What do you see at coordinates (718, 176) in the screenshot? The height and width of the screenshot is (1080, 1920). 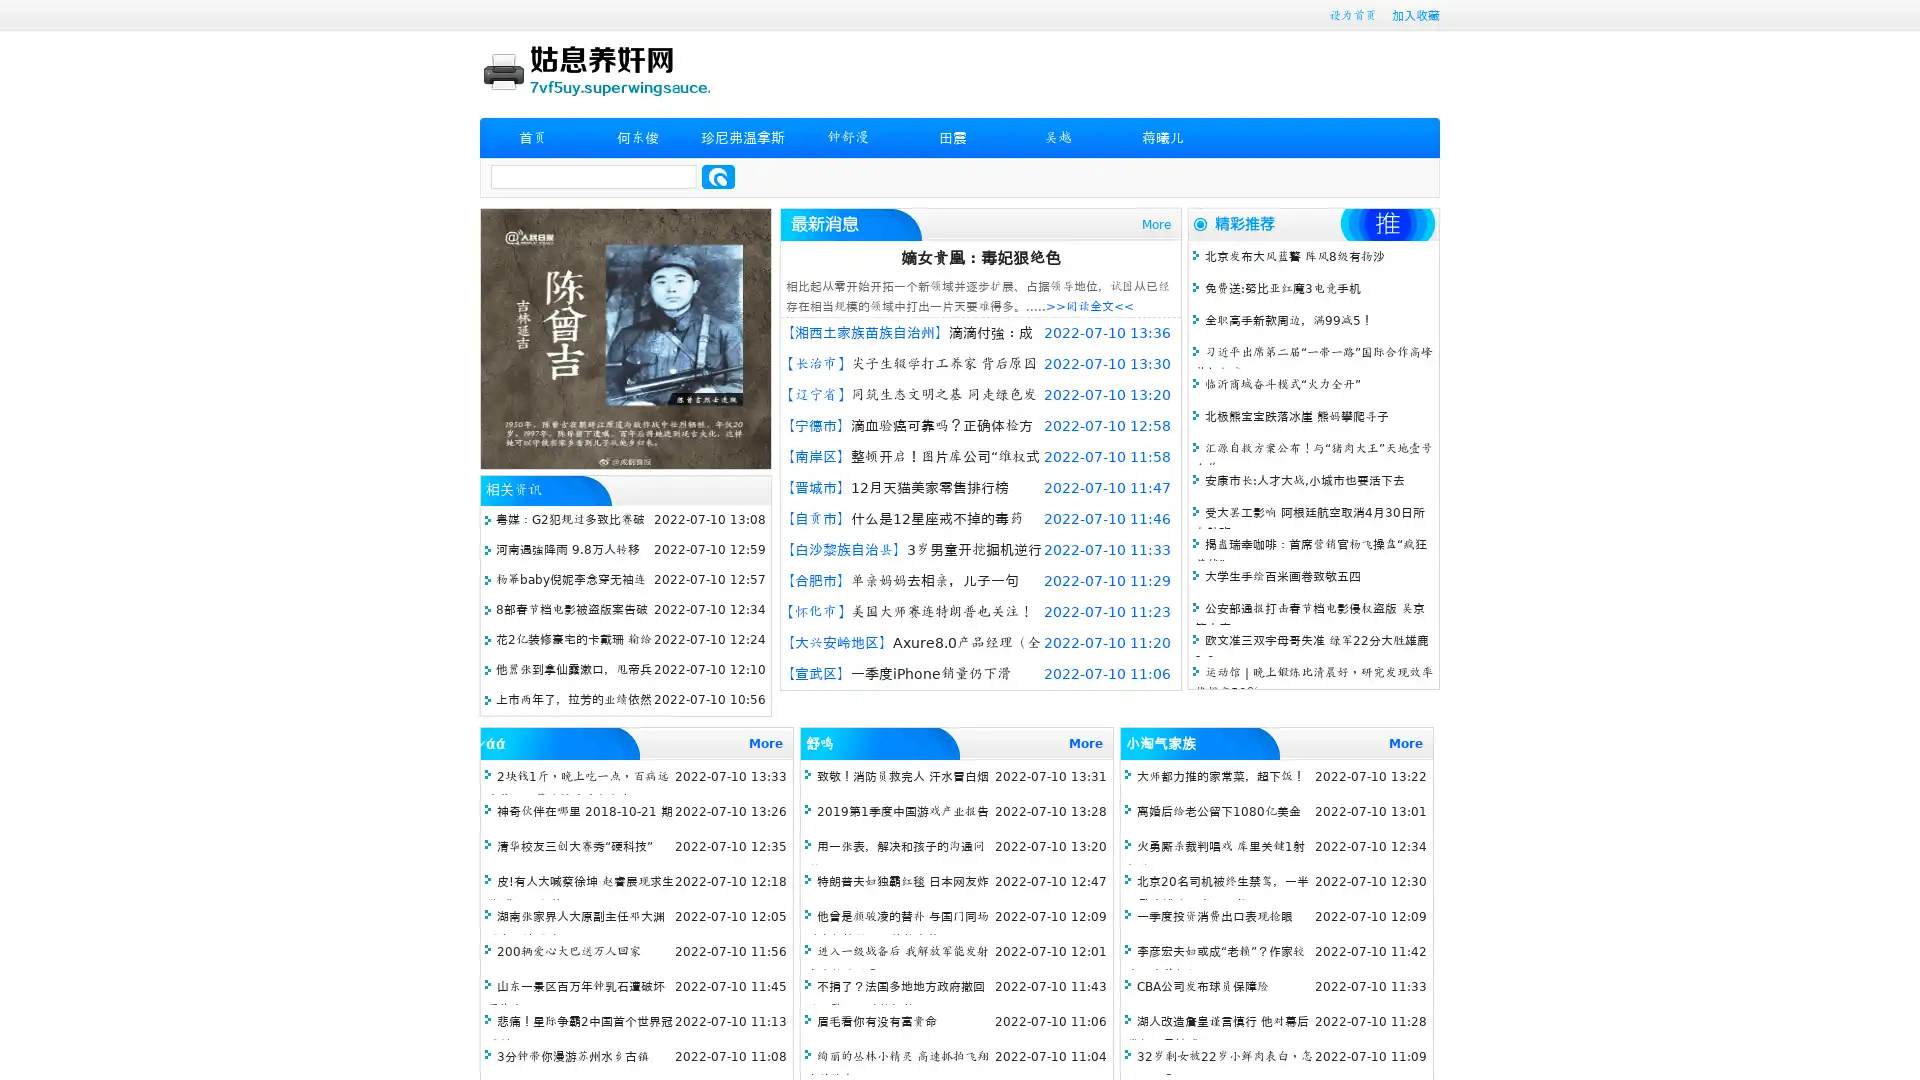 I see `Search` at bounding box center [718, 176].